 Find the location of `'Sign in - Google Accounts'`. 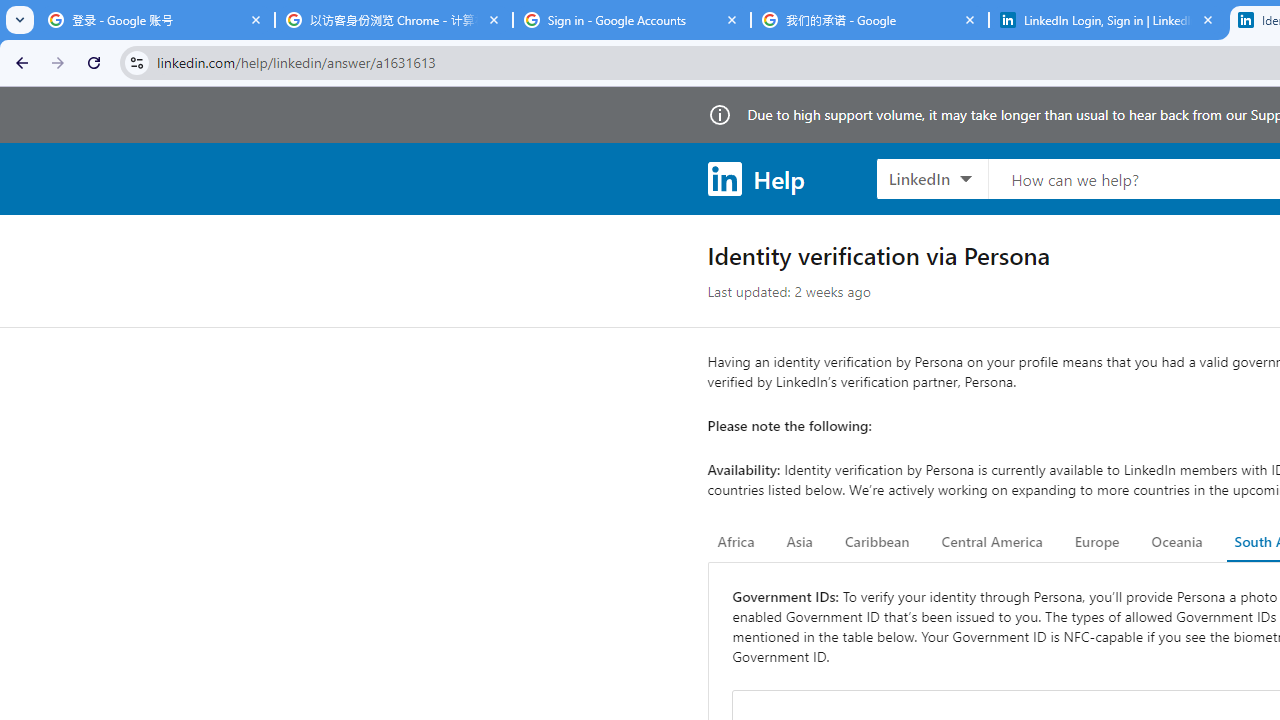

'Sign in - Google Accounts' is located at coordinates (631, 20).